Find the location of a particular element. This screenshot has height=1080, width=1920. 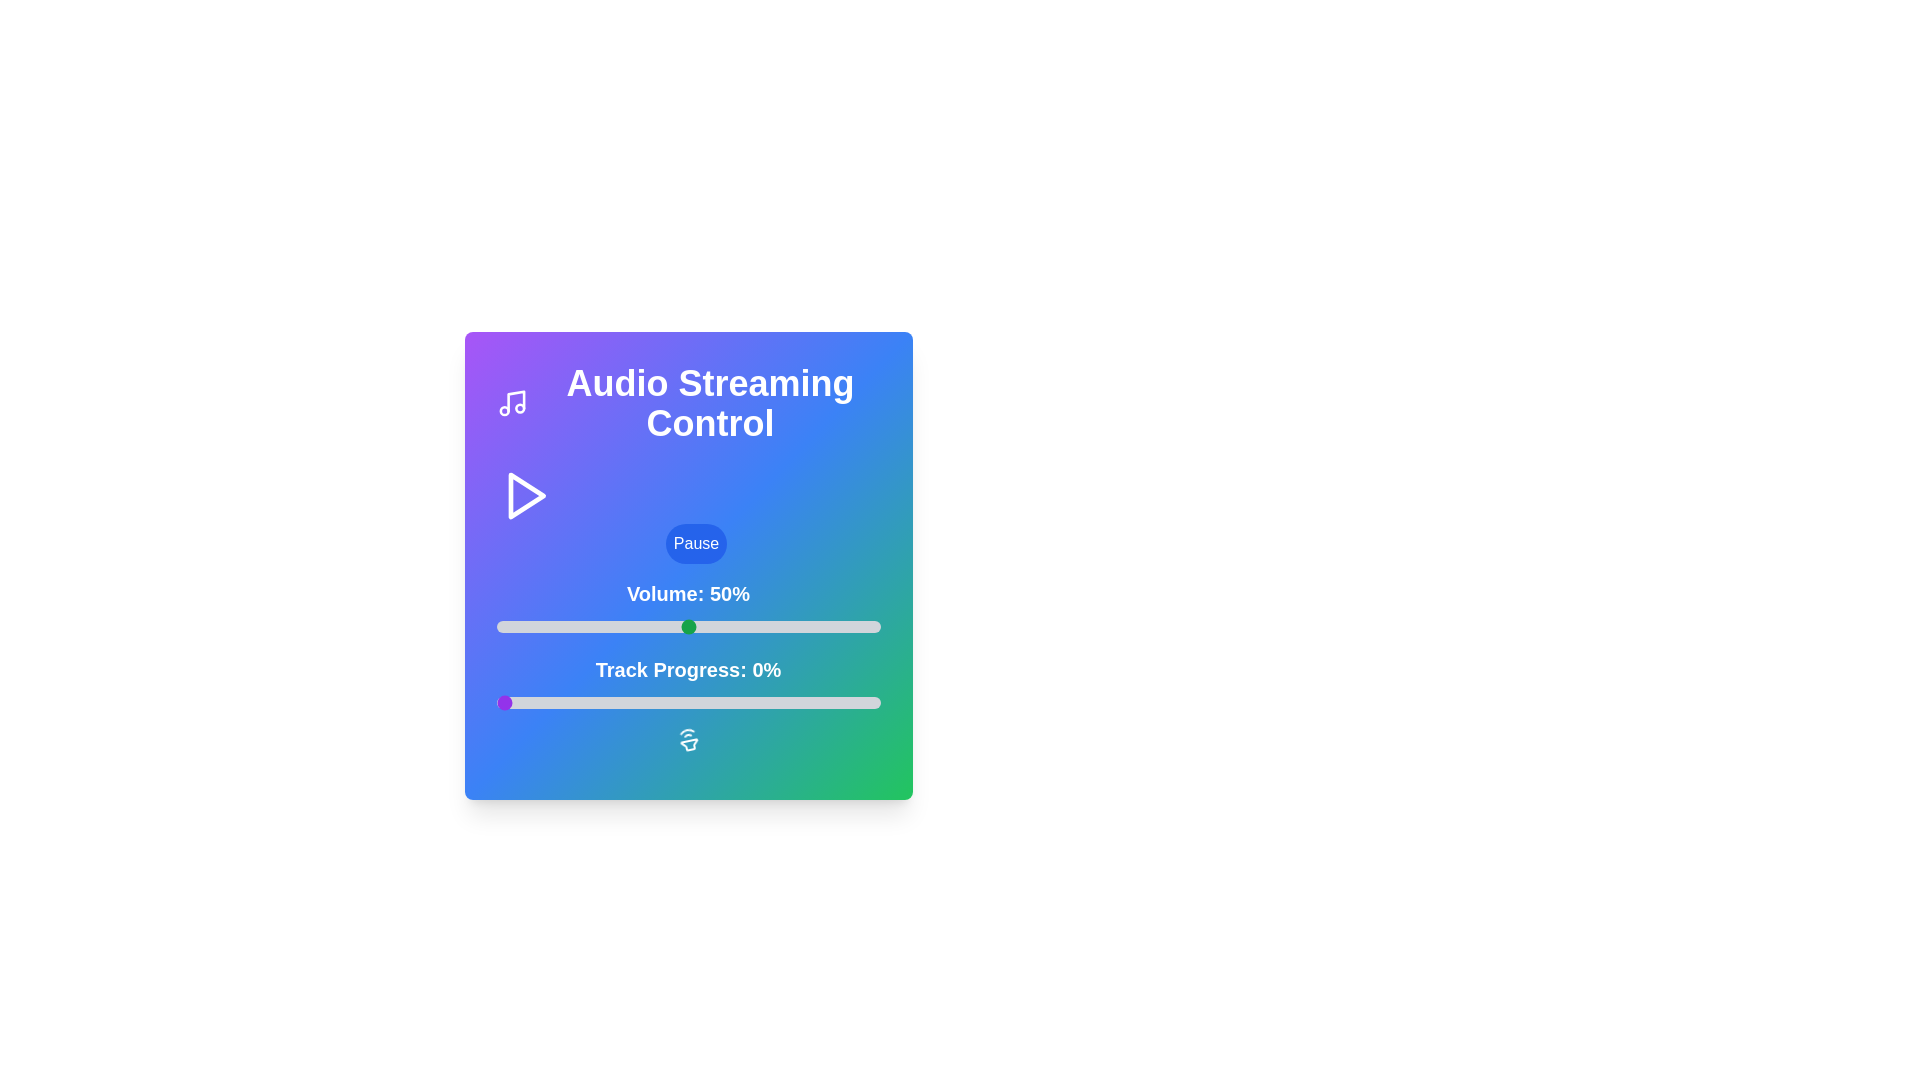

the track progress to 14% by interacting with the slider is located at coordinates (550, 701).